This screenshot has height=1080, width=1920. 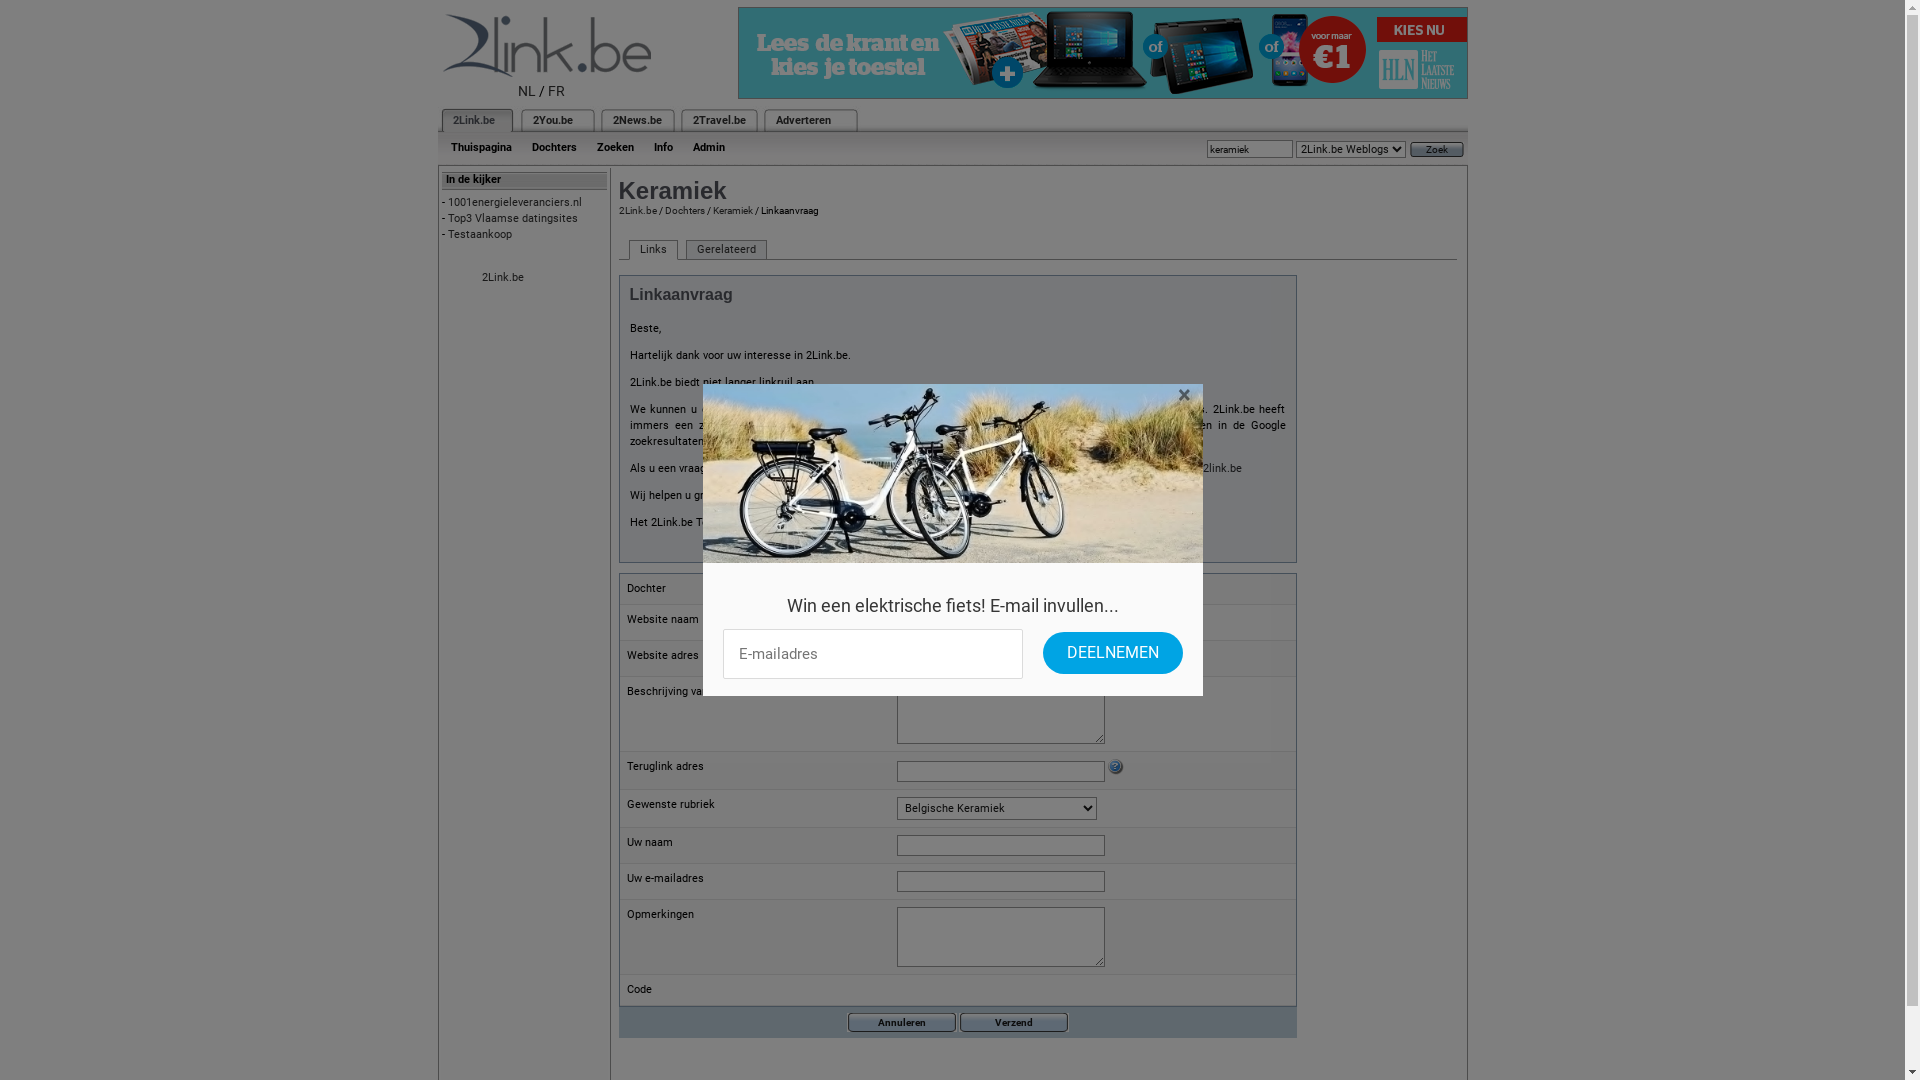 What do you see at coordinates (552, 120) in the screenshot?
I see `'2You.be'` at bounding box center [552, 120].